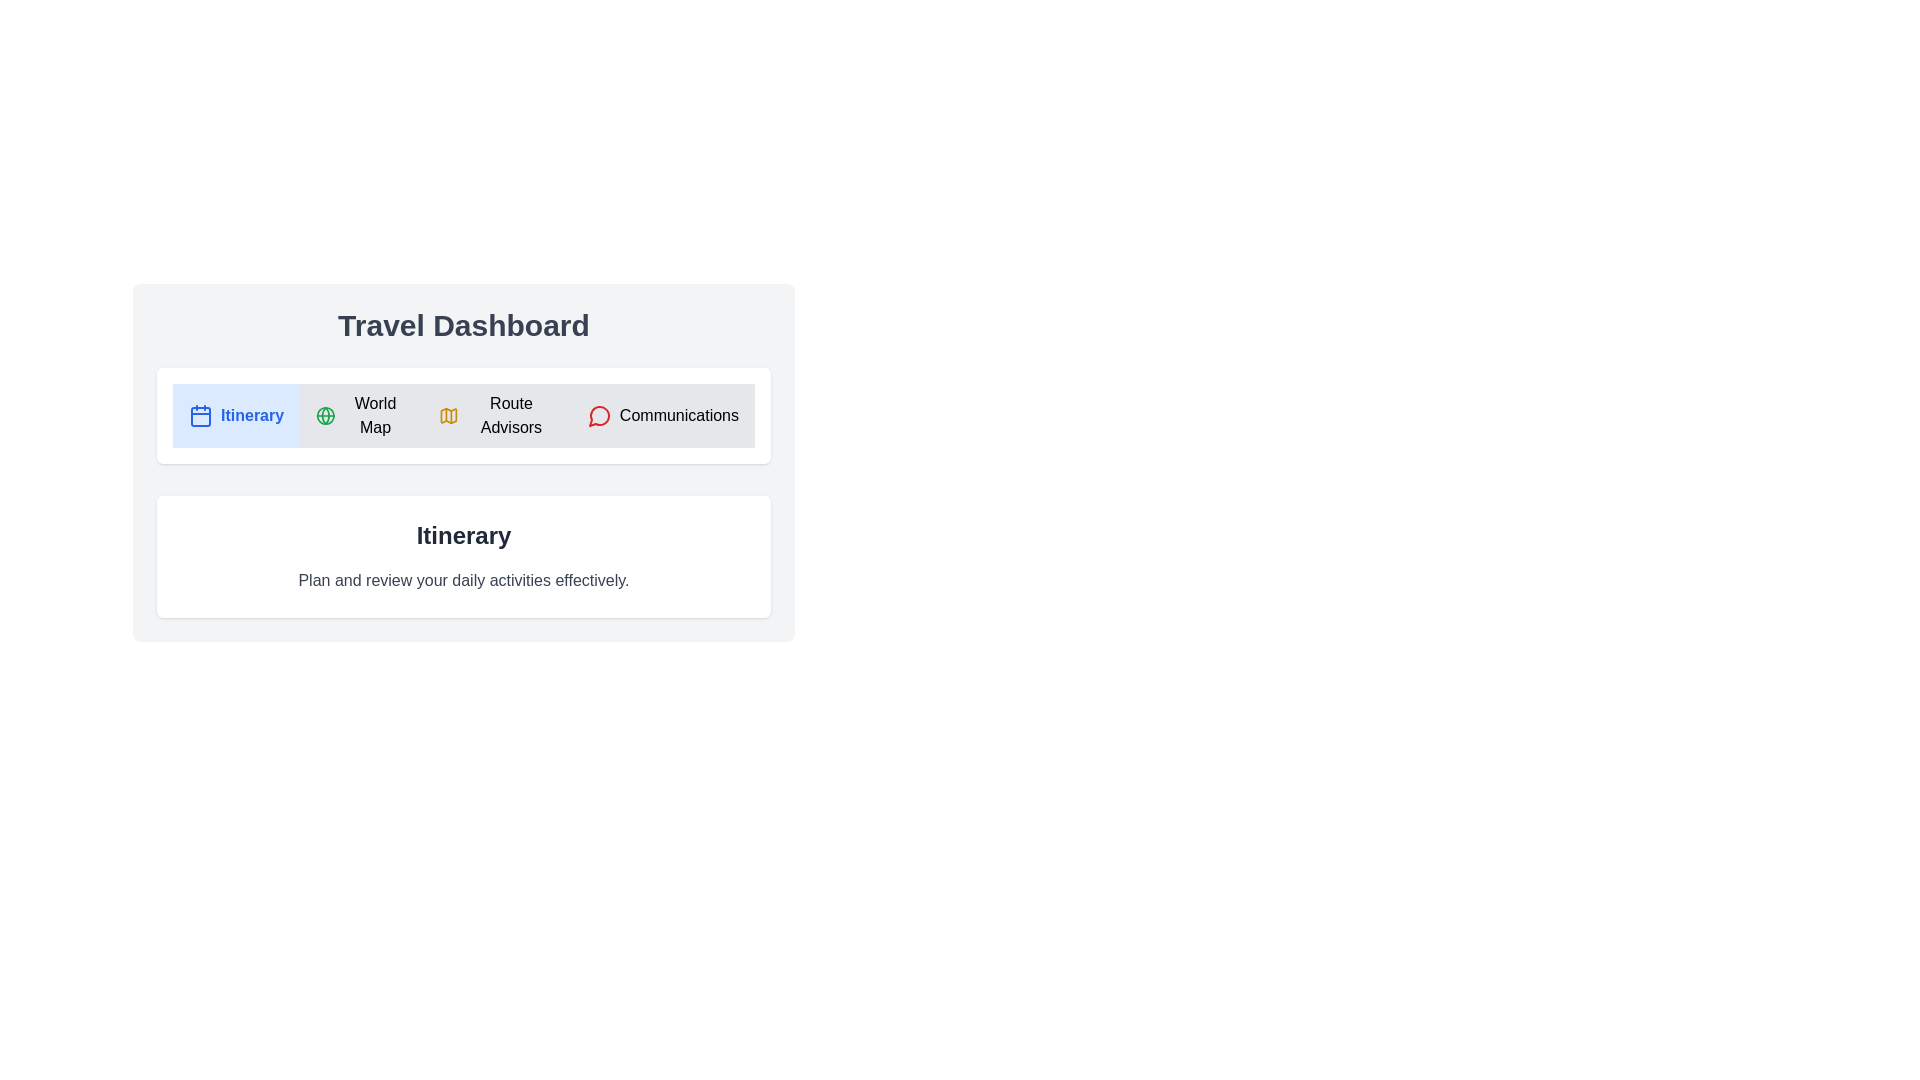  Describe the element at coordinates (497, 415) in the screenshot. I see `the tab labeled Route Advisors to view its content` at that location.